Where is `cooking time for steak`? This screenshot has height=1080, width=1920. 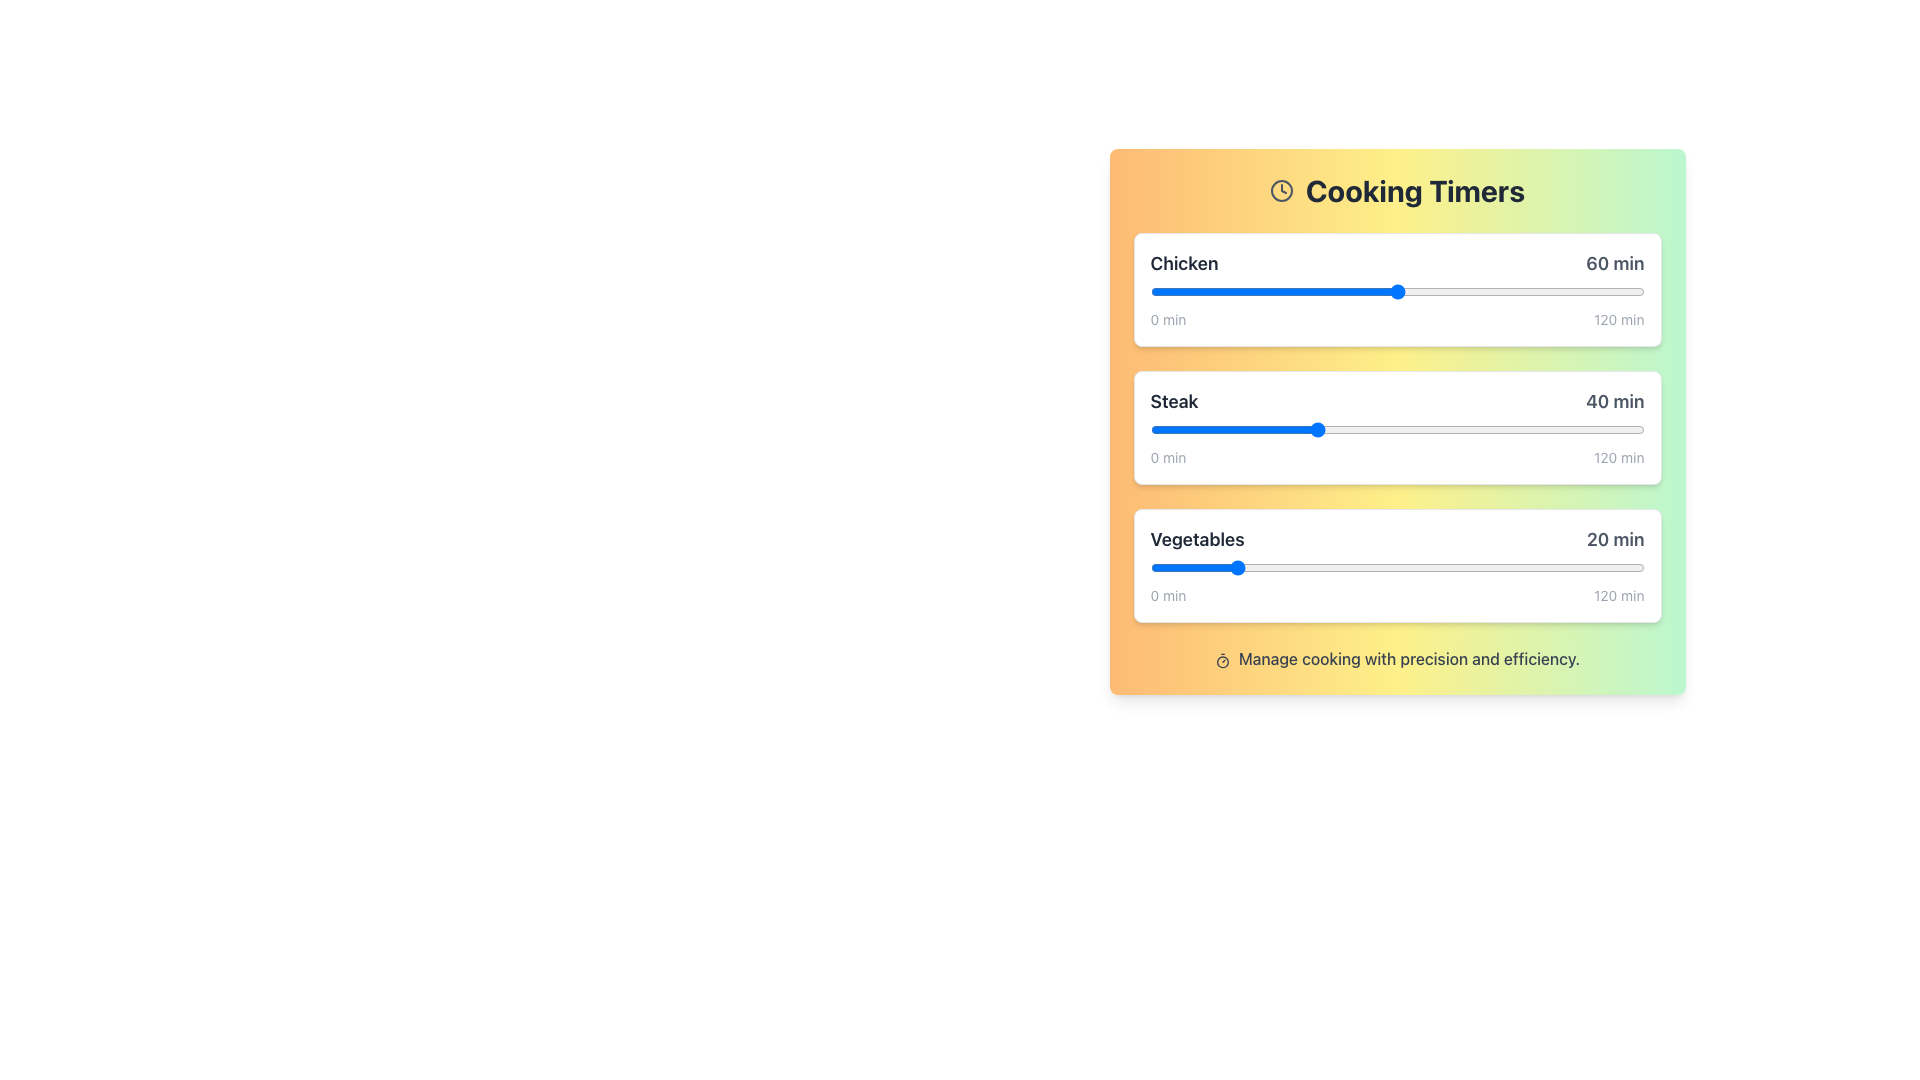
cooking time for steak is located at coordinates (1536, 428).